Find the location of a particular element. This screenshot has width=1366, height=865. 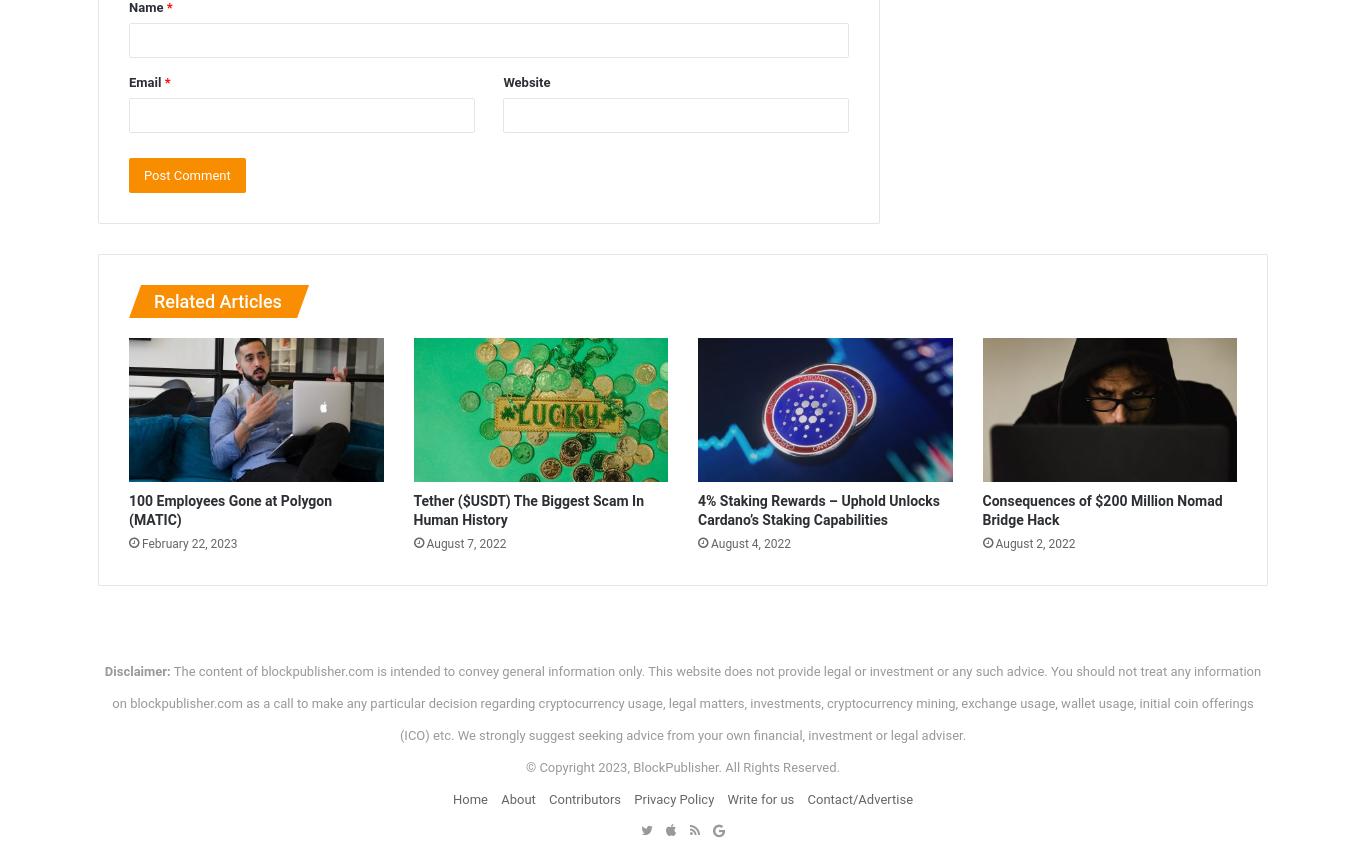

'Related Articles' is located at coordinates (216, 300).